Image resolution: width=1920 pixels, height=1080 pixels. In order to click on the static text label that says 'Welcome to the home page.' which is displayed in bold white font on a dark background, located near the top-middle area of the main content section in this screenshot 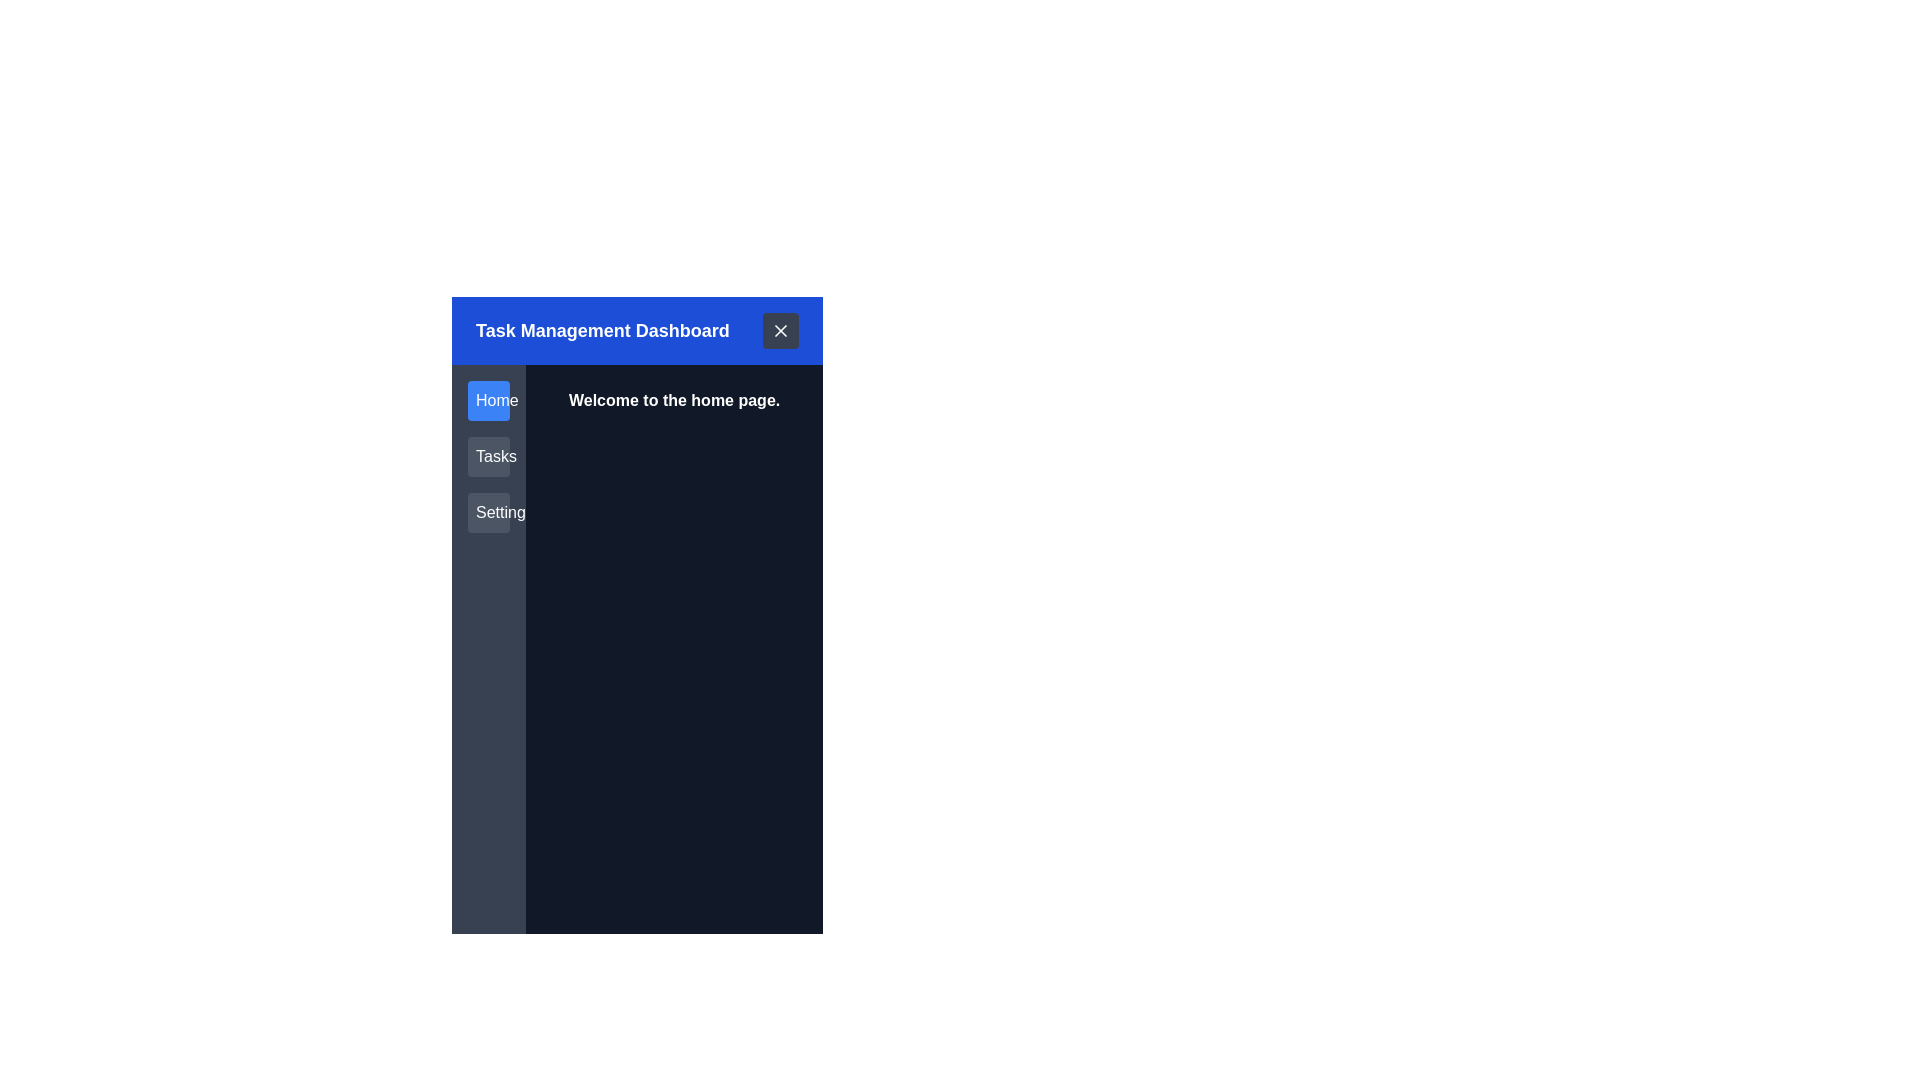, I will do `click(674, 401)`.